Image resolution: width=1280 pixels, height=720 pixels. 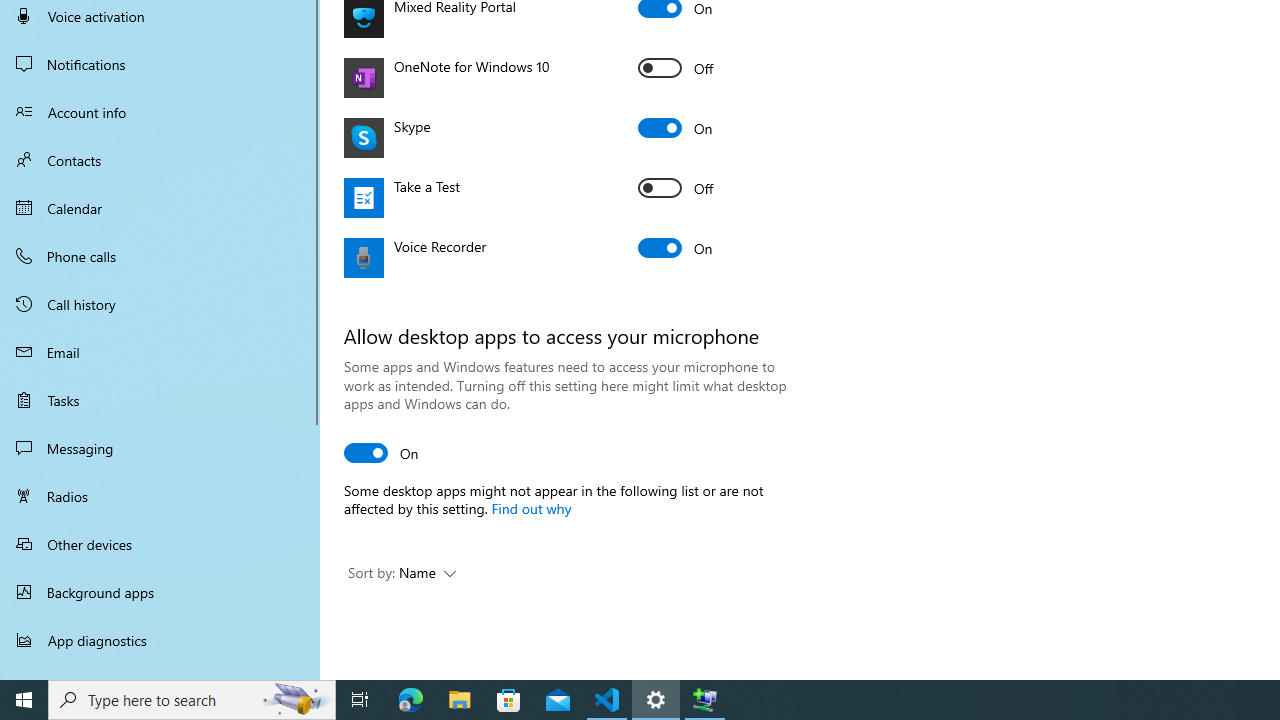 What do you see at coordinates (382, 452) in the screenshot?
I see `'Allow desktop apps to access your microphone'` at bounding box center [382, 452].